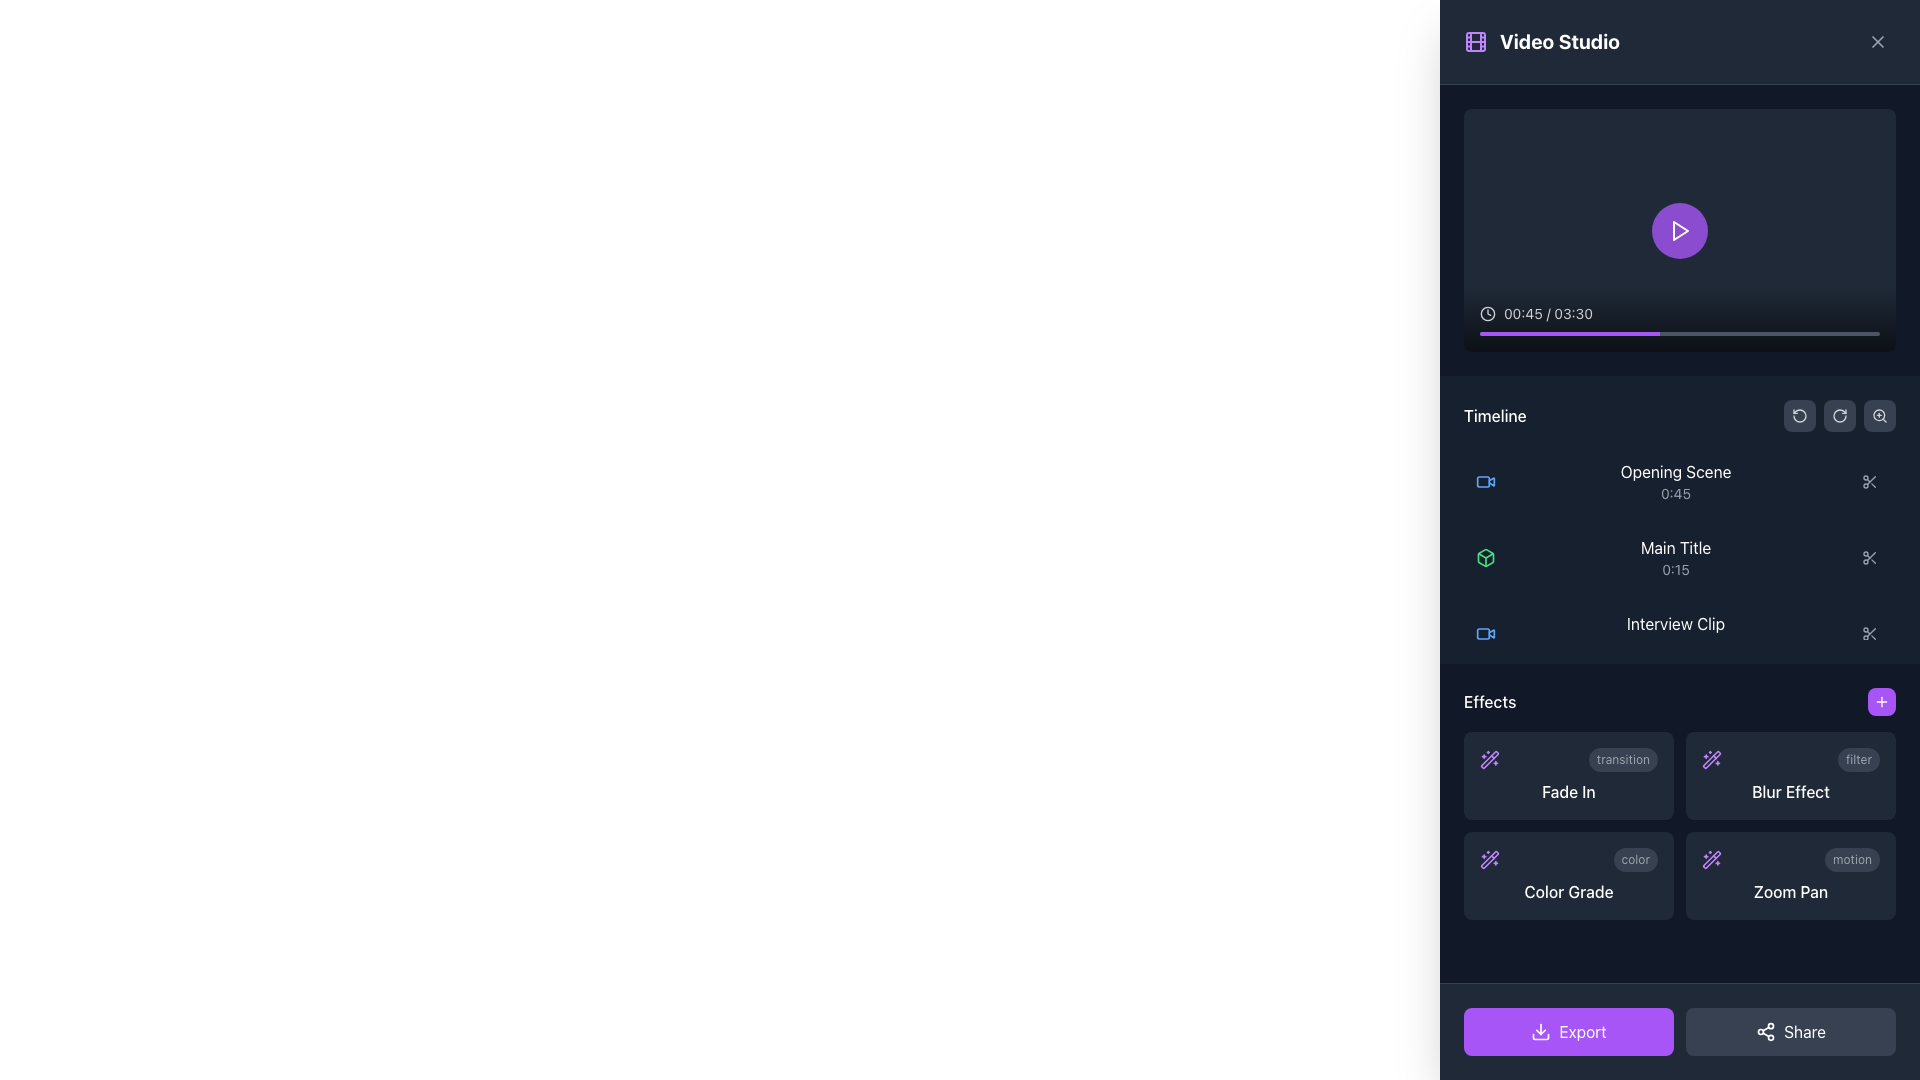 The image size is (1920, 1080). Describe the element at coordinates (1790, 874) in the screenshot. I see `the motion editing effect button located` at that location.